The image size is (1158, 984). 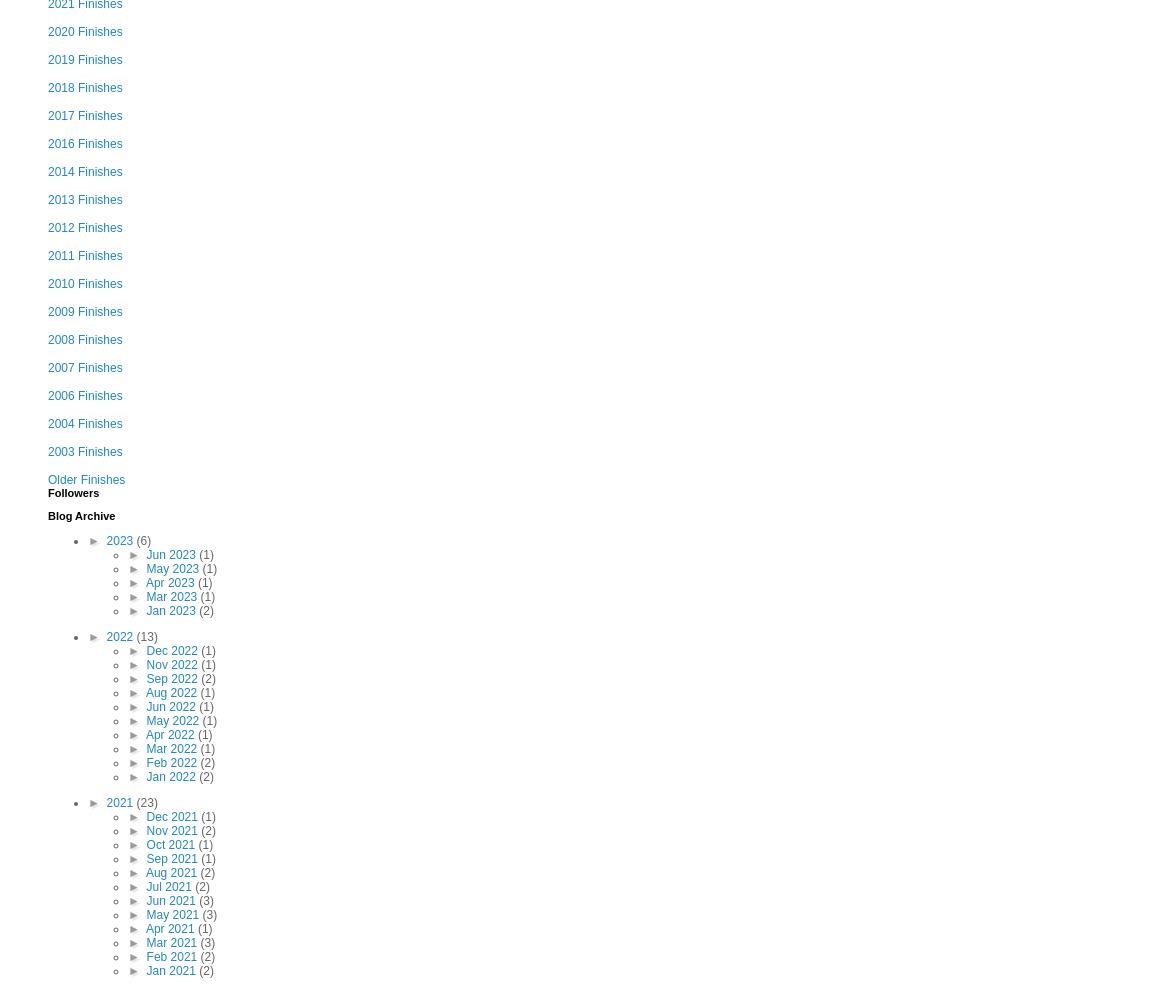 What do you see at coordinates (84, 338) in the screenshot?
I see `'2008 Finishes'` at bounding box center [84, 338].